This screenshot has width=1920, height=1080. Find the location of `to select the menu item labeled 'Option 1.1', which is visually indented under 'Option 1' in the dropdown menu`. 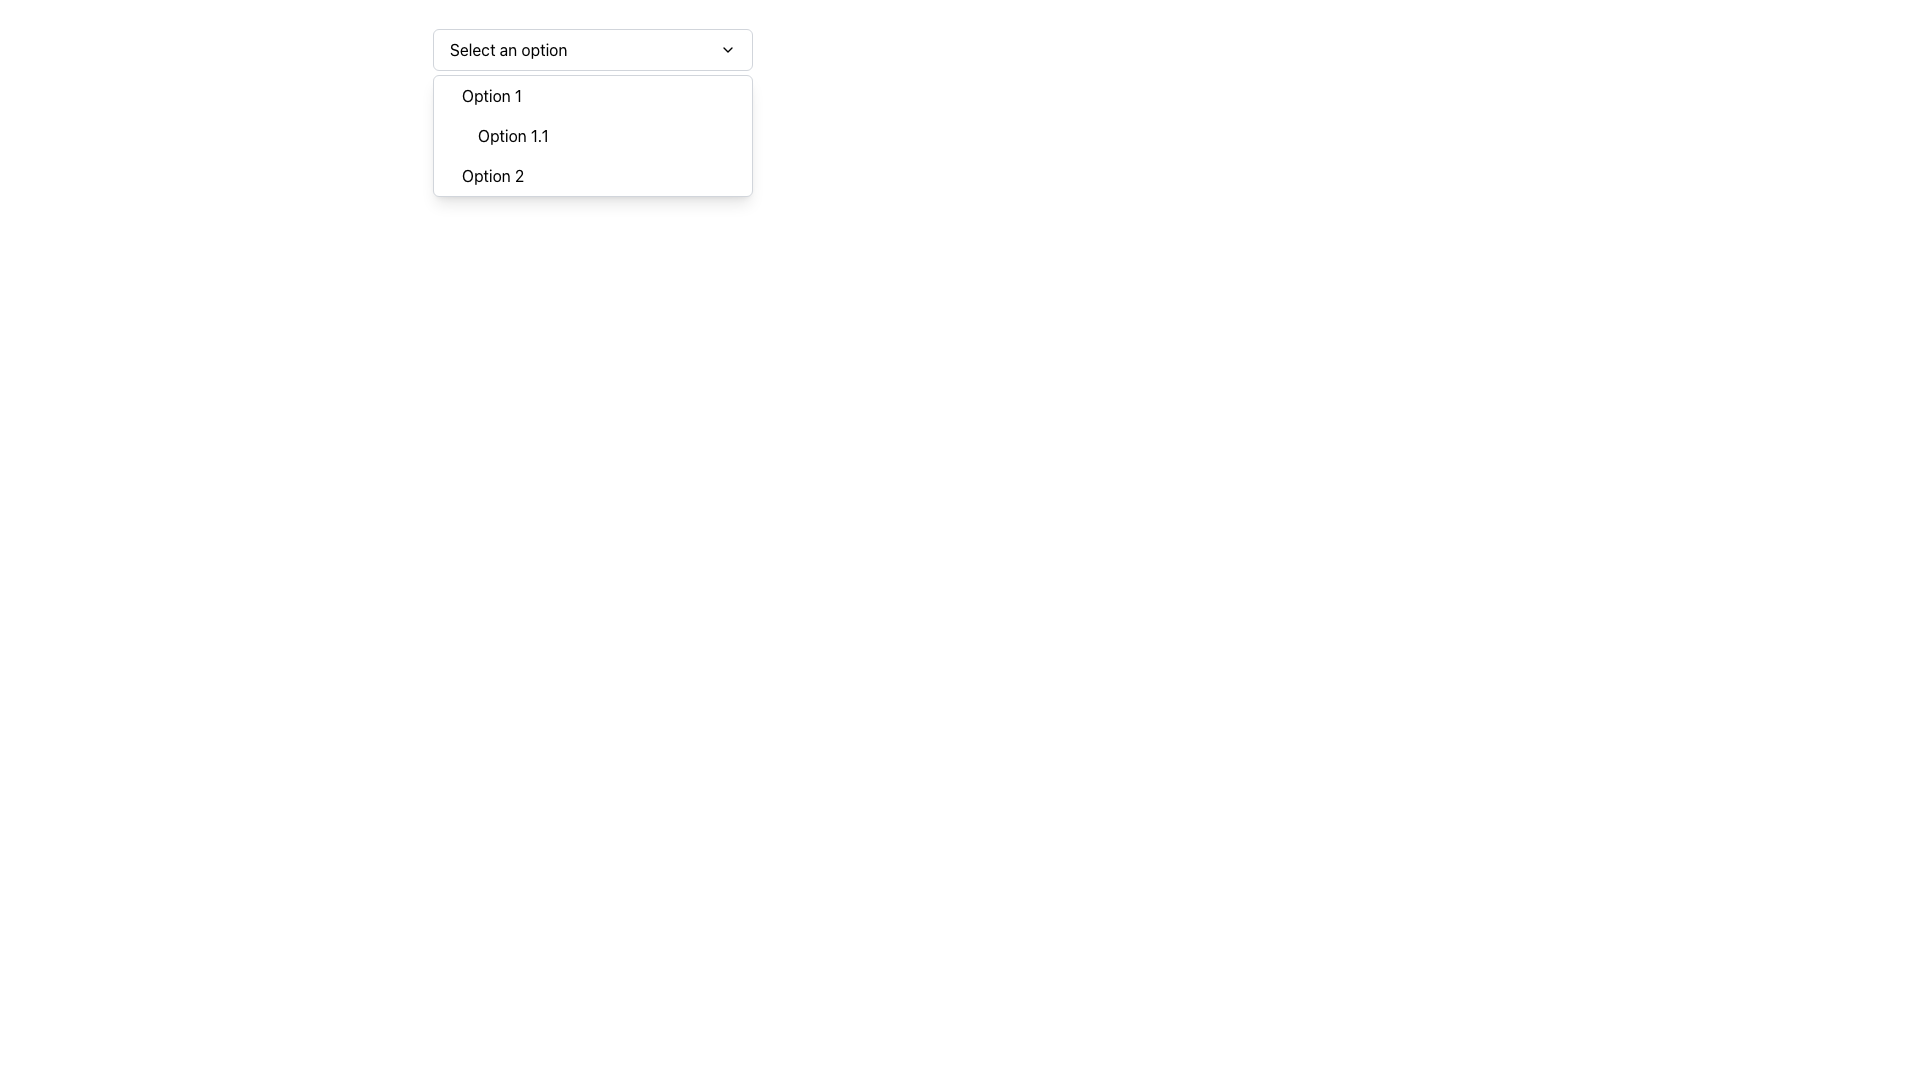

to select the menu item labeled 'Option 1.1', which is visually indented under 'Option 1' in the dropdown menu is located at coordinates (608, 135).